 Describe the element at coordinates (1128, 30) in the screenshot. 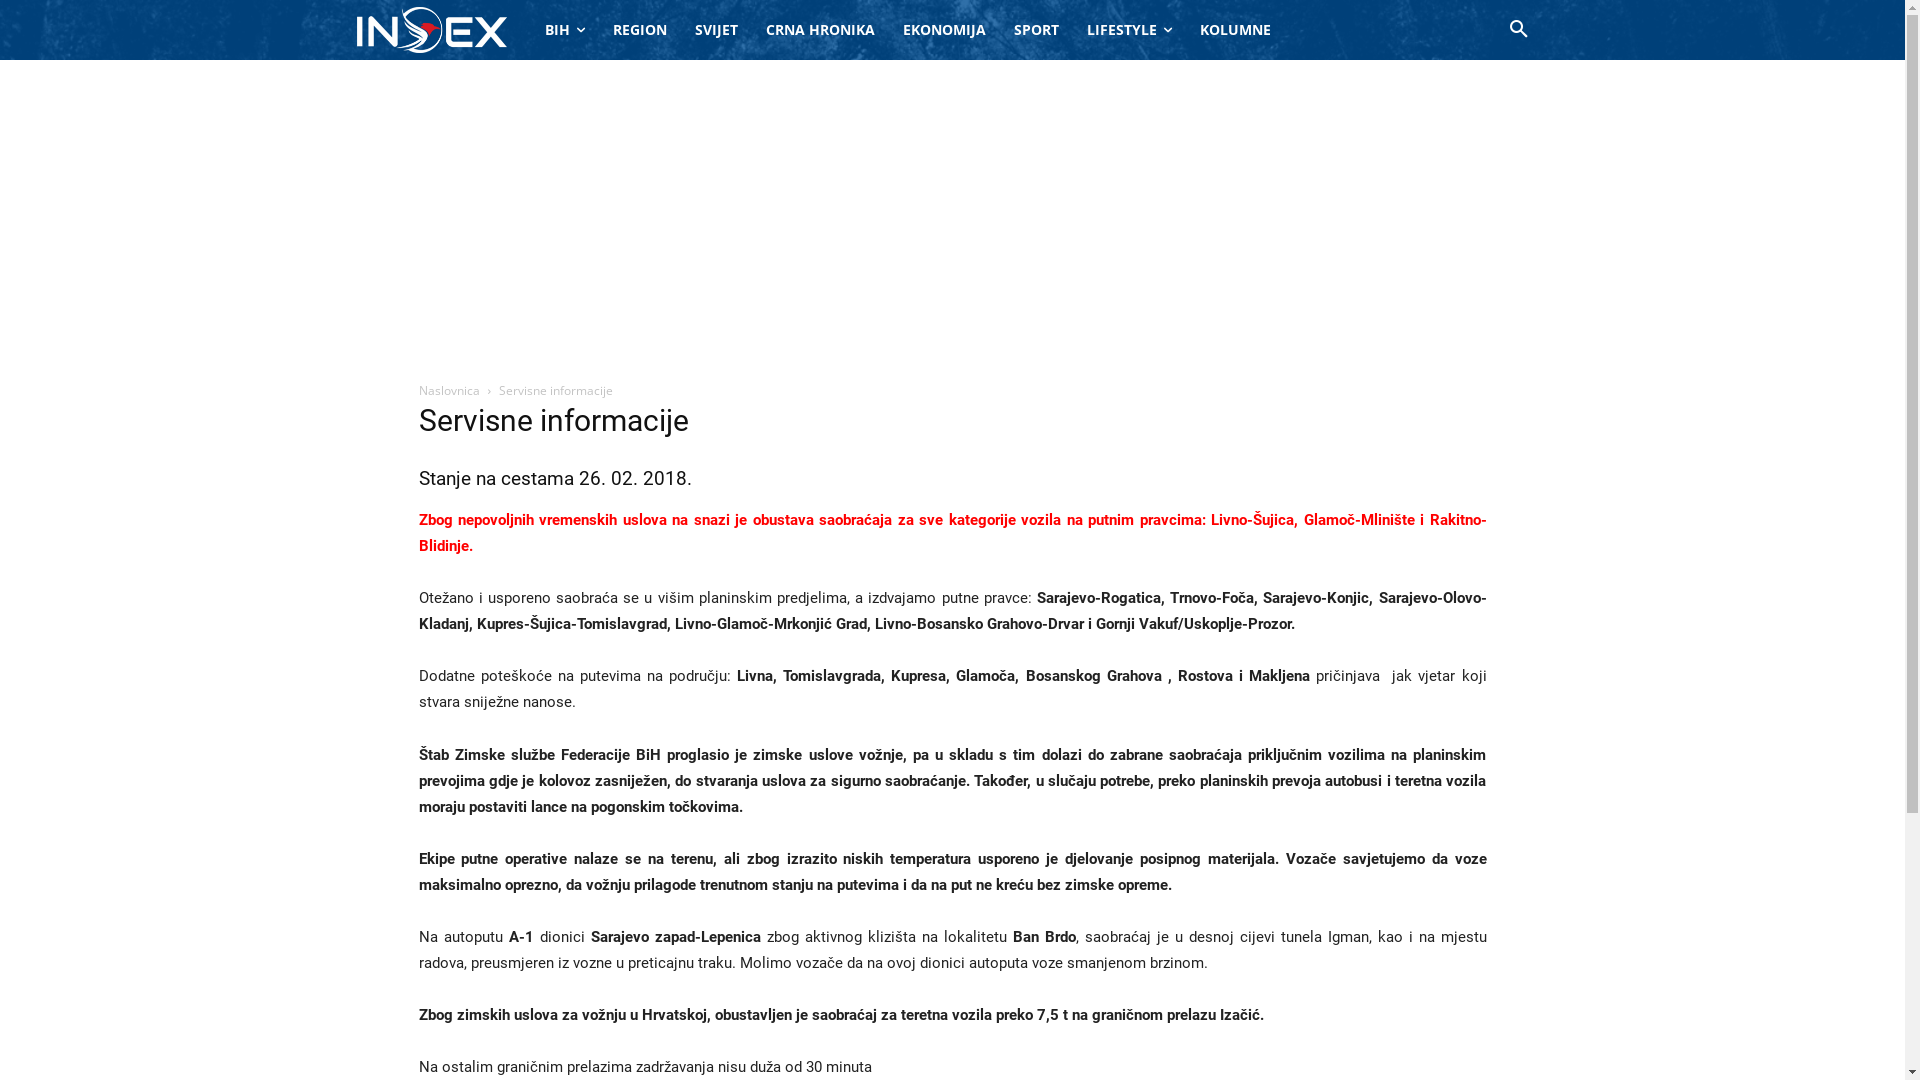

I see `'LIFESTYLE'` at that location.